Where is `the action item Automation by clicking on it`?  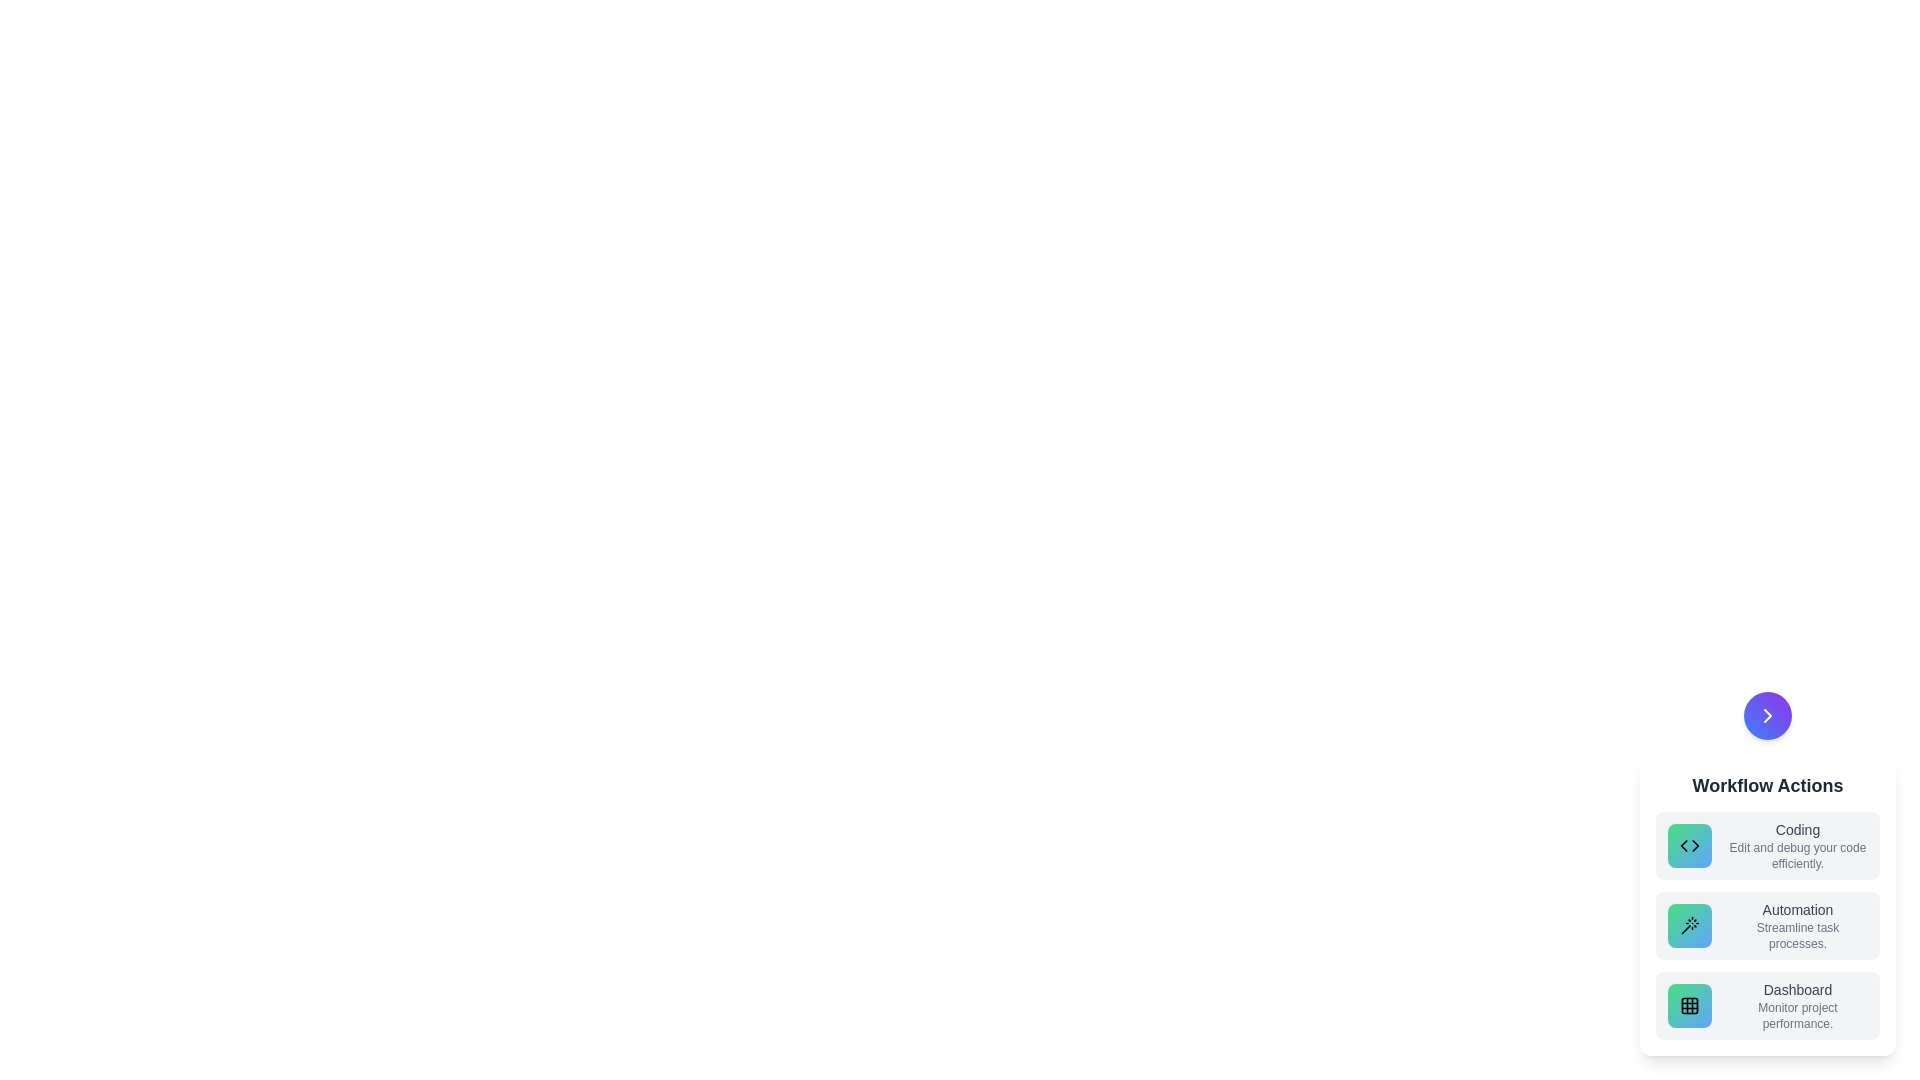
the action item Automation by clicking on it is located at coordinates (1767, 925).